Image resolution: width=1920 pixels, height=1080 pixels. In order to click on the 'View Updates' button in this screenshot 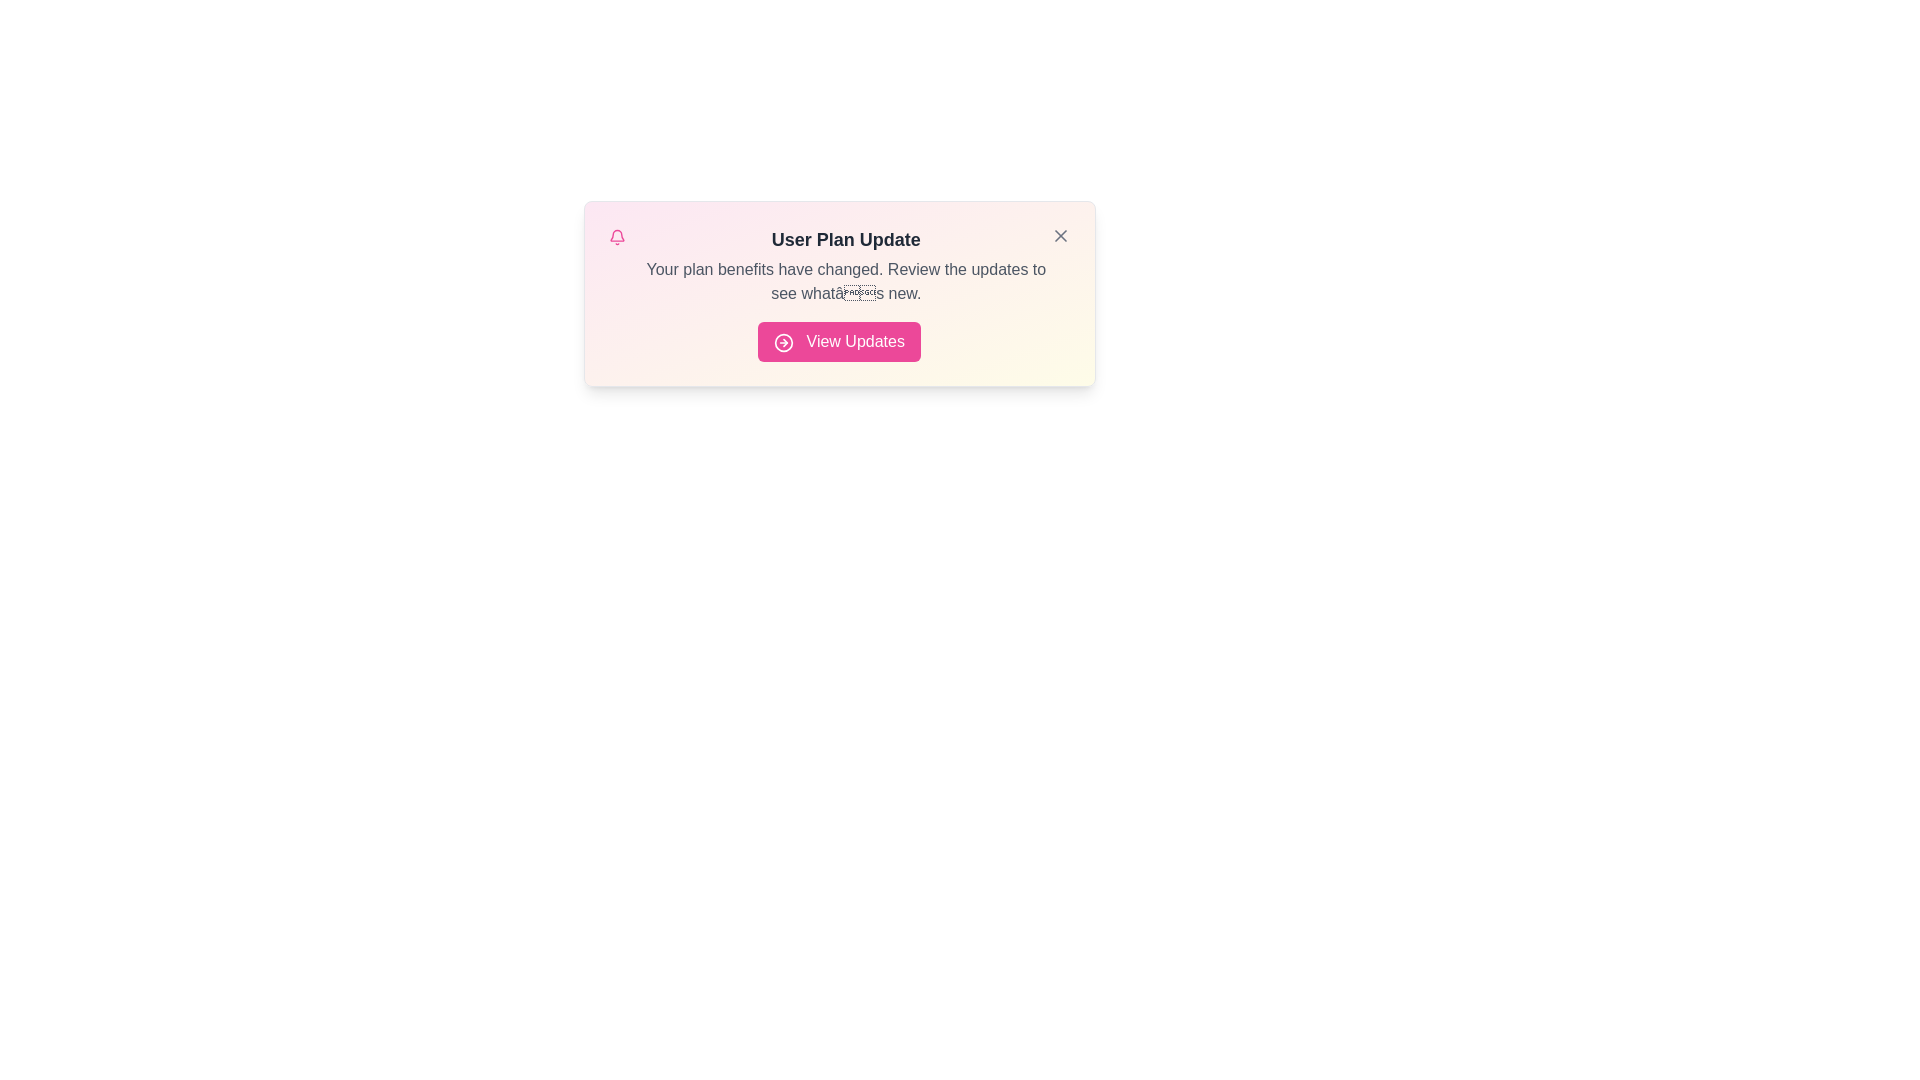, I will do `click(839, 341)`.